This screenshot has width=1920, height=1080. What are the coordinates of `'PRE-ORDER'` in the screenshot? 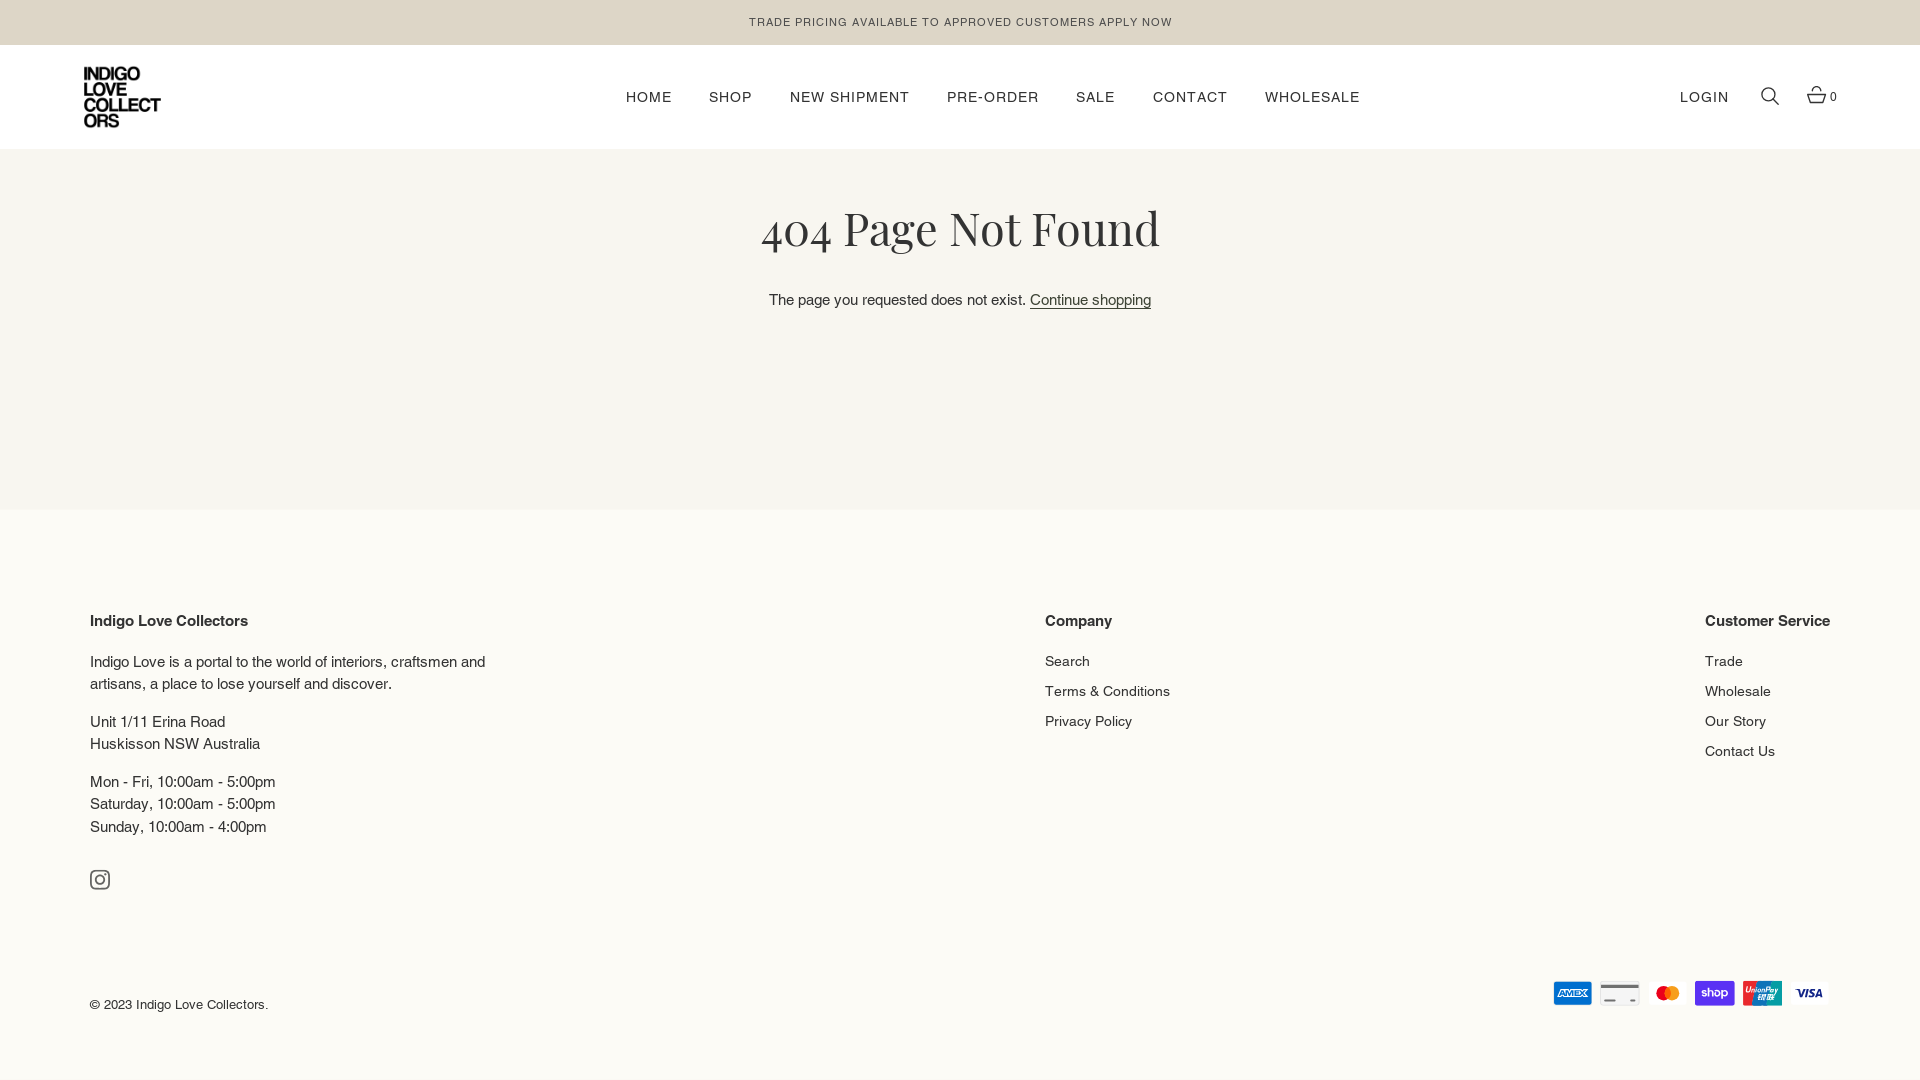 It's located at (930, 97).